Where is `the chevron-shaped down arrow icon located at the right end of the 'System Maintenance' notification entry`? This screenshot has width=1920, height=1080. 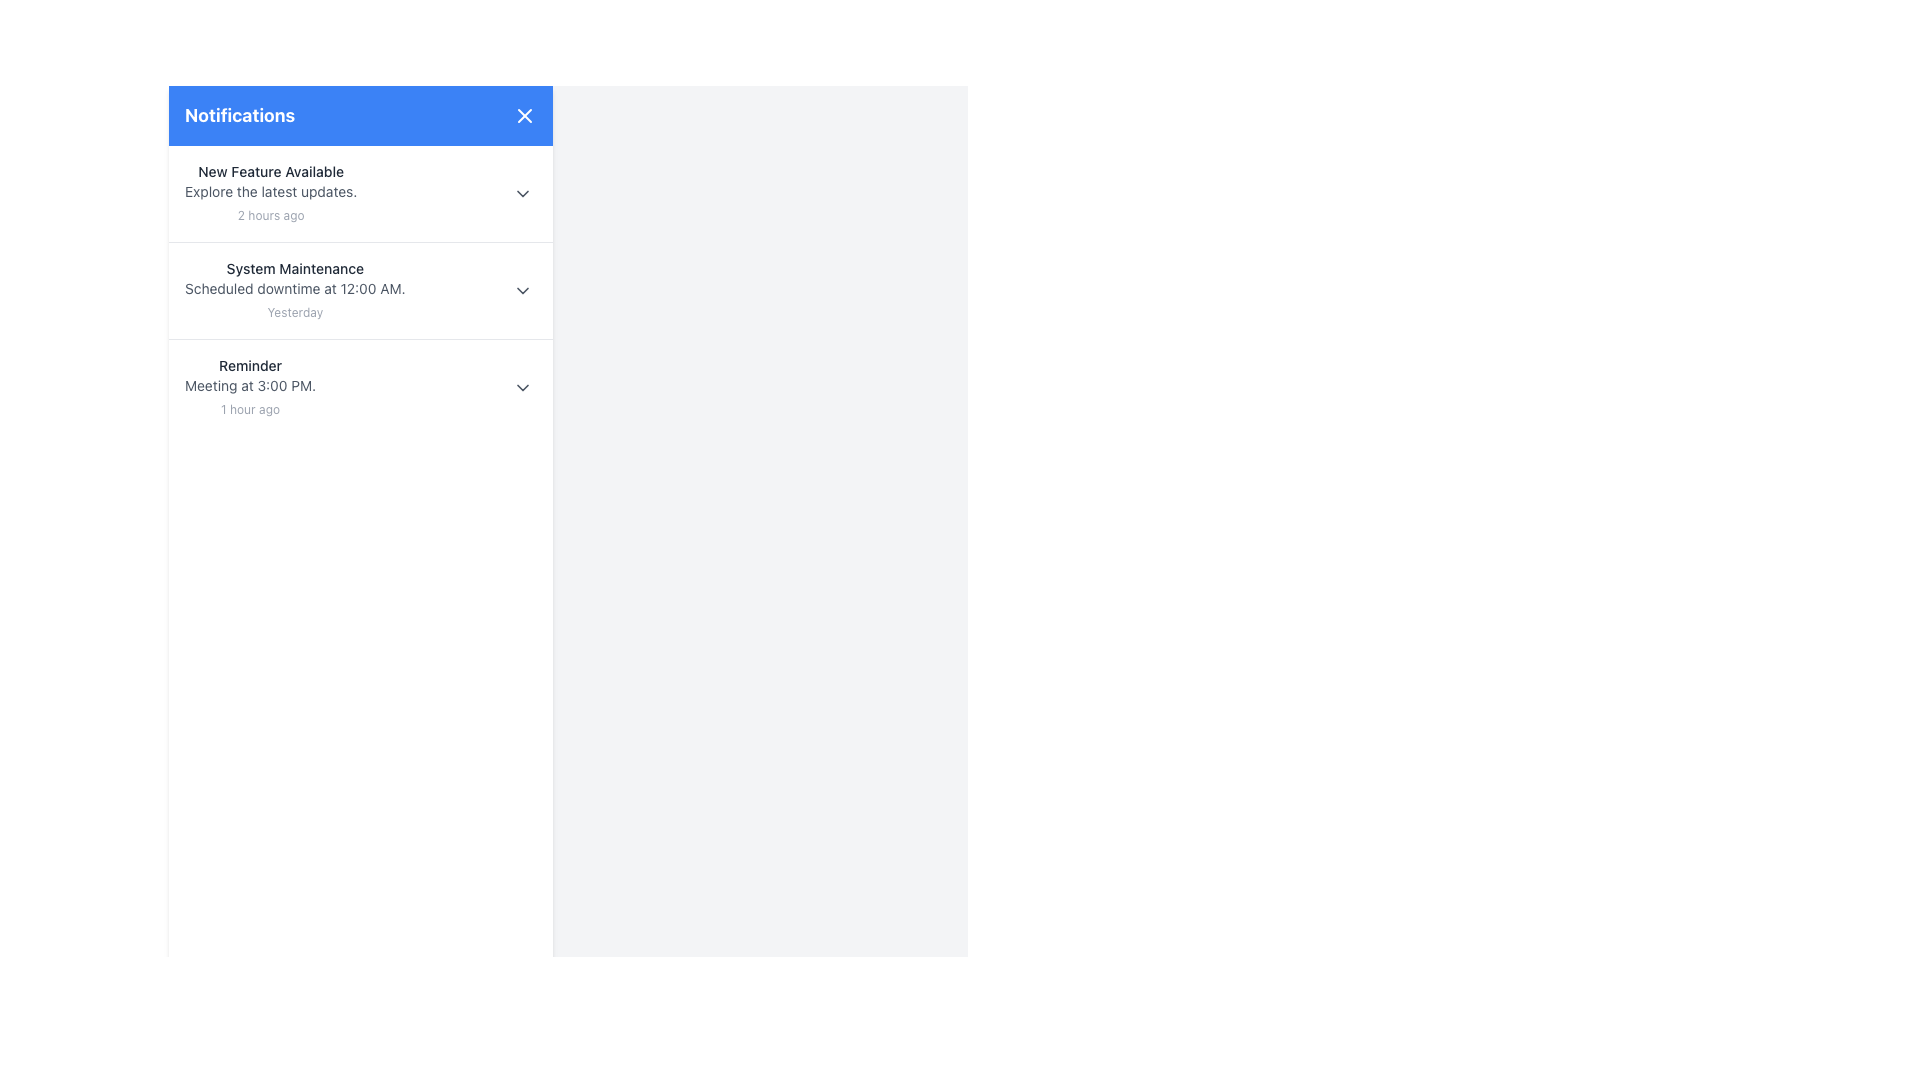
the chevron-shaped down arrow icon located at the right end of the 'System Maintenance' notification entry is located at coordinates (523, 290).